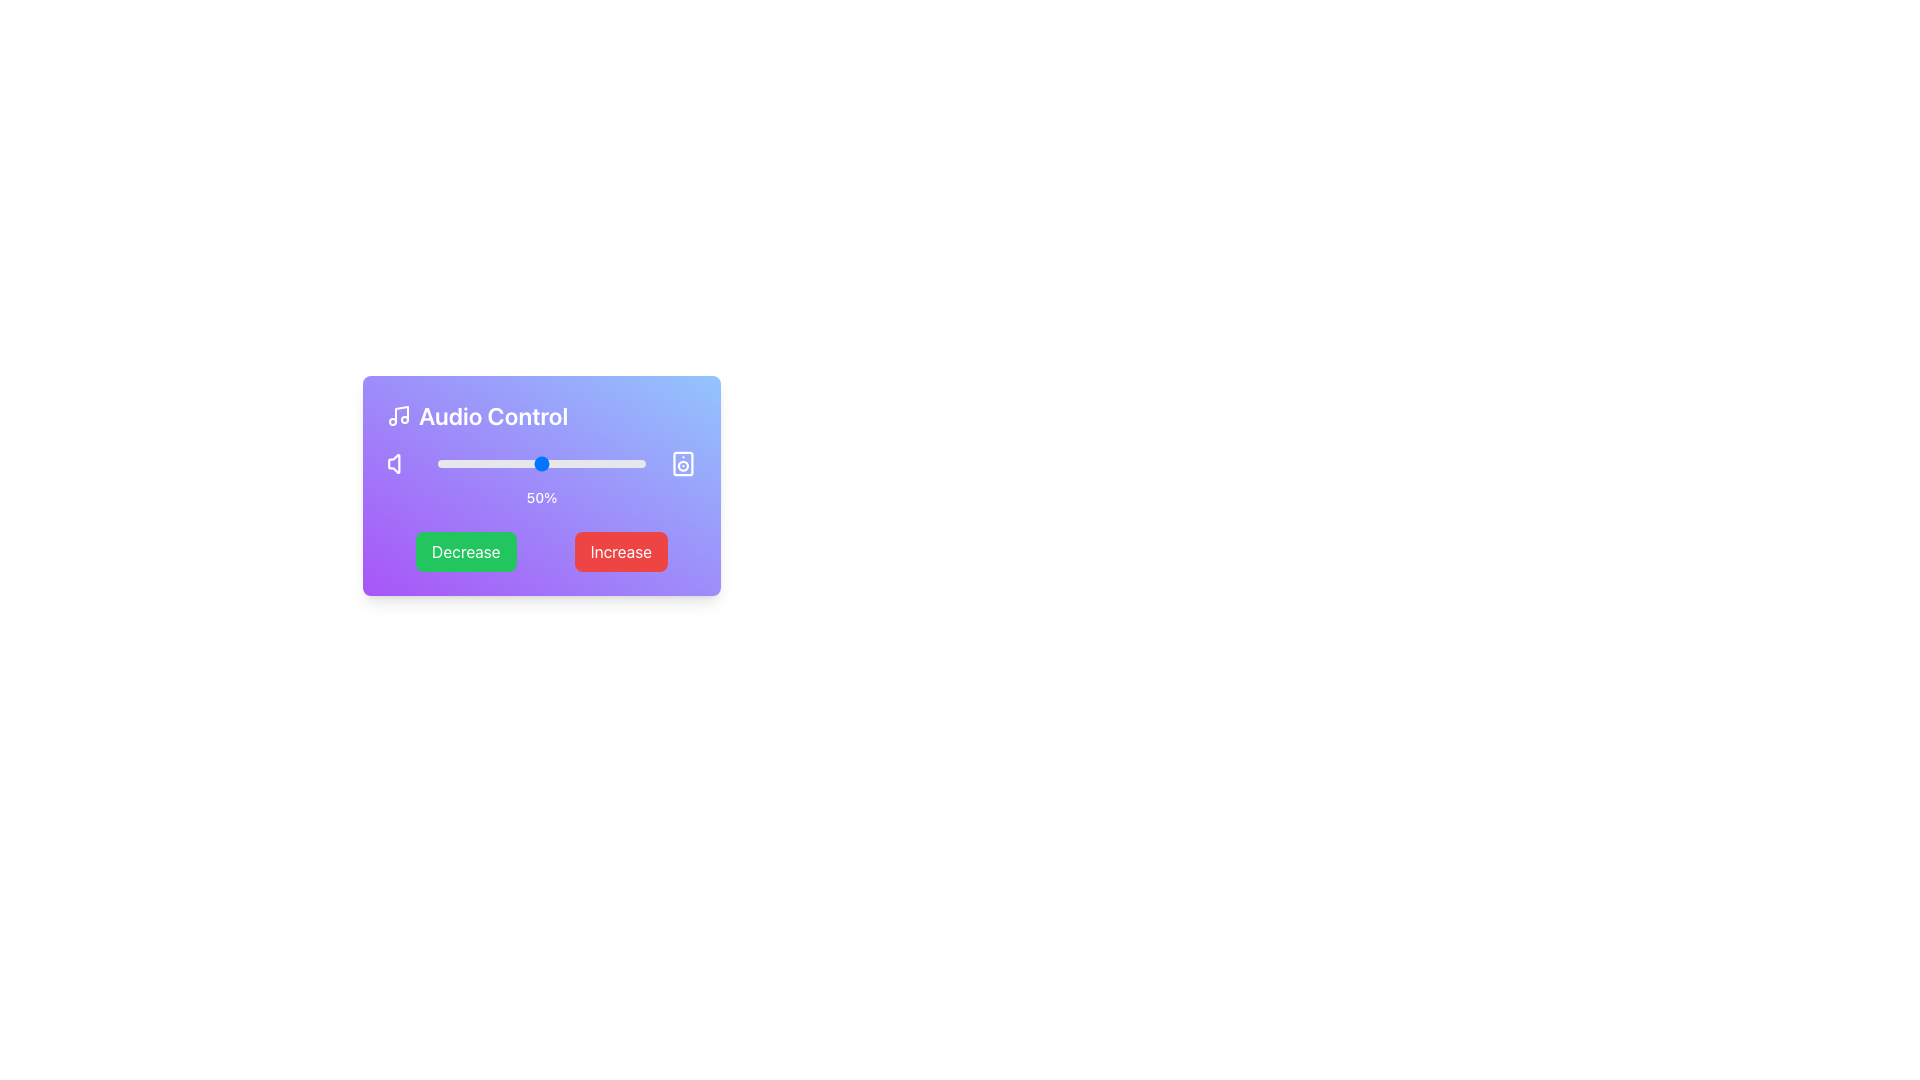  What do you see at coordinates (552, 463) in the screenshot?
I see `the slider` at bounding box center [552, 463].